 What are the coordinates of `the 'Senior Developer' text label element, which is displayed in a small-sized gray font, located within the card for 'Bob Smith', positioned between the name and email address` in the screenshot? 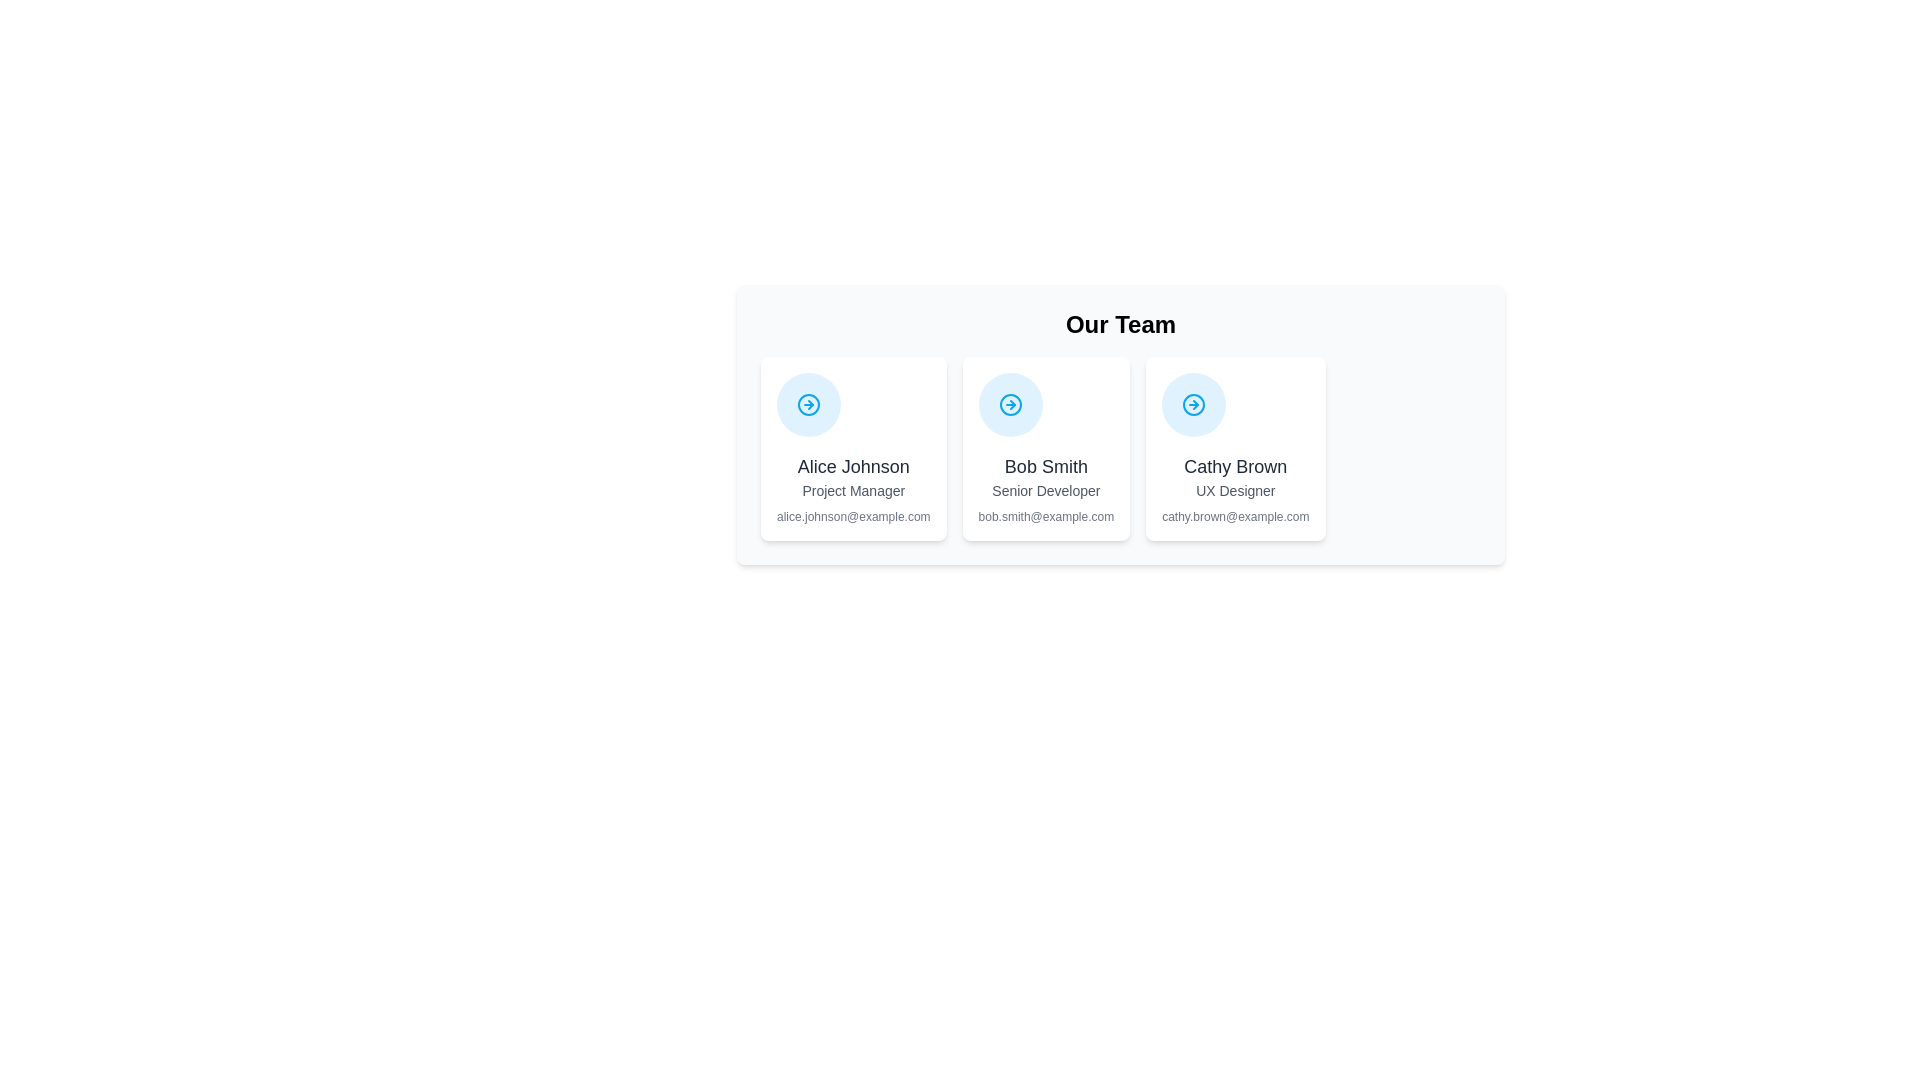 It's located at (1045, 490).